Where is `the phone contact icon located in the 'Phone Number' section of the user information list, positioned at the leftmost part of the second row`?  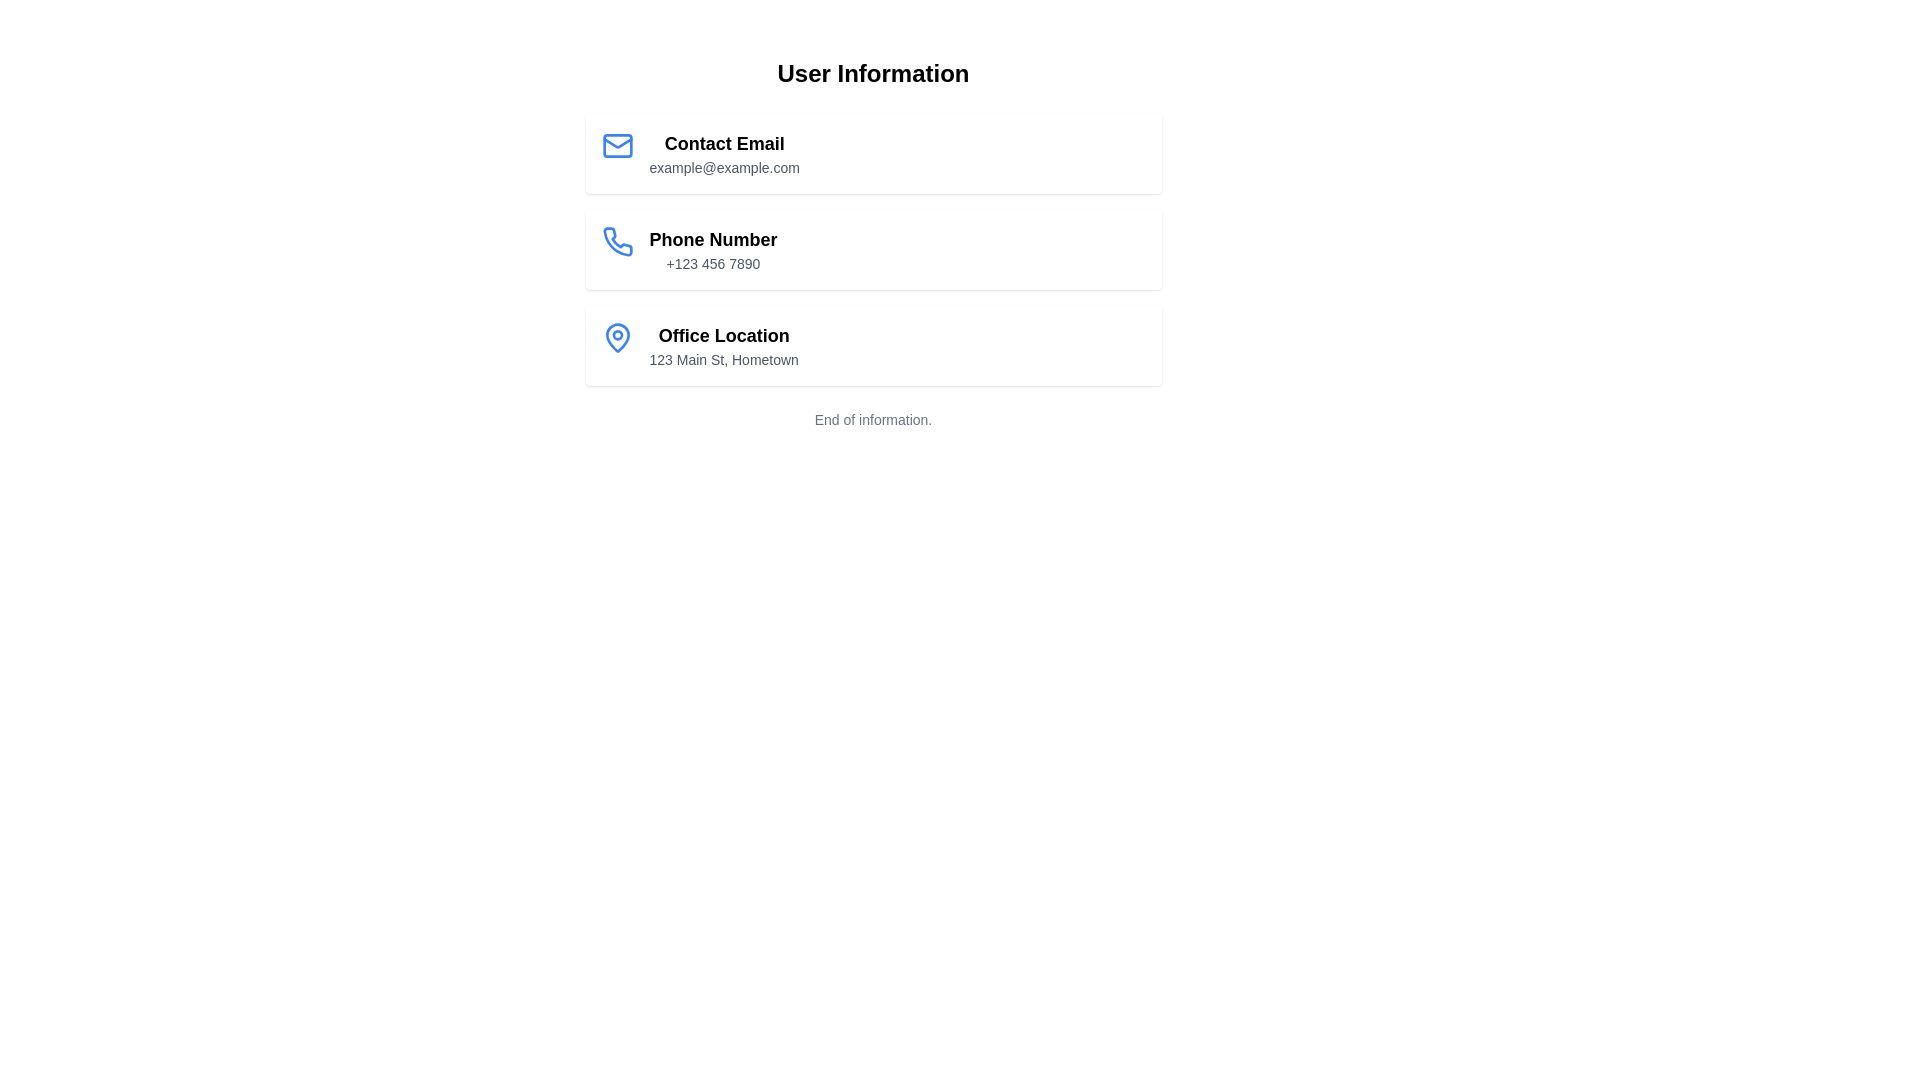 the phone contact icon located in the 'Phone Number' section of the user information list, positioned at the leftmost part of the second row is located at coordinates (616, 241).